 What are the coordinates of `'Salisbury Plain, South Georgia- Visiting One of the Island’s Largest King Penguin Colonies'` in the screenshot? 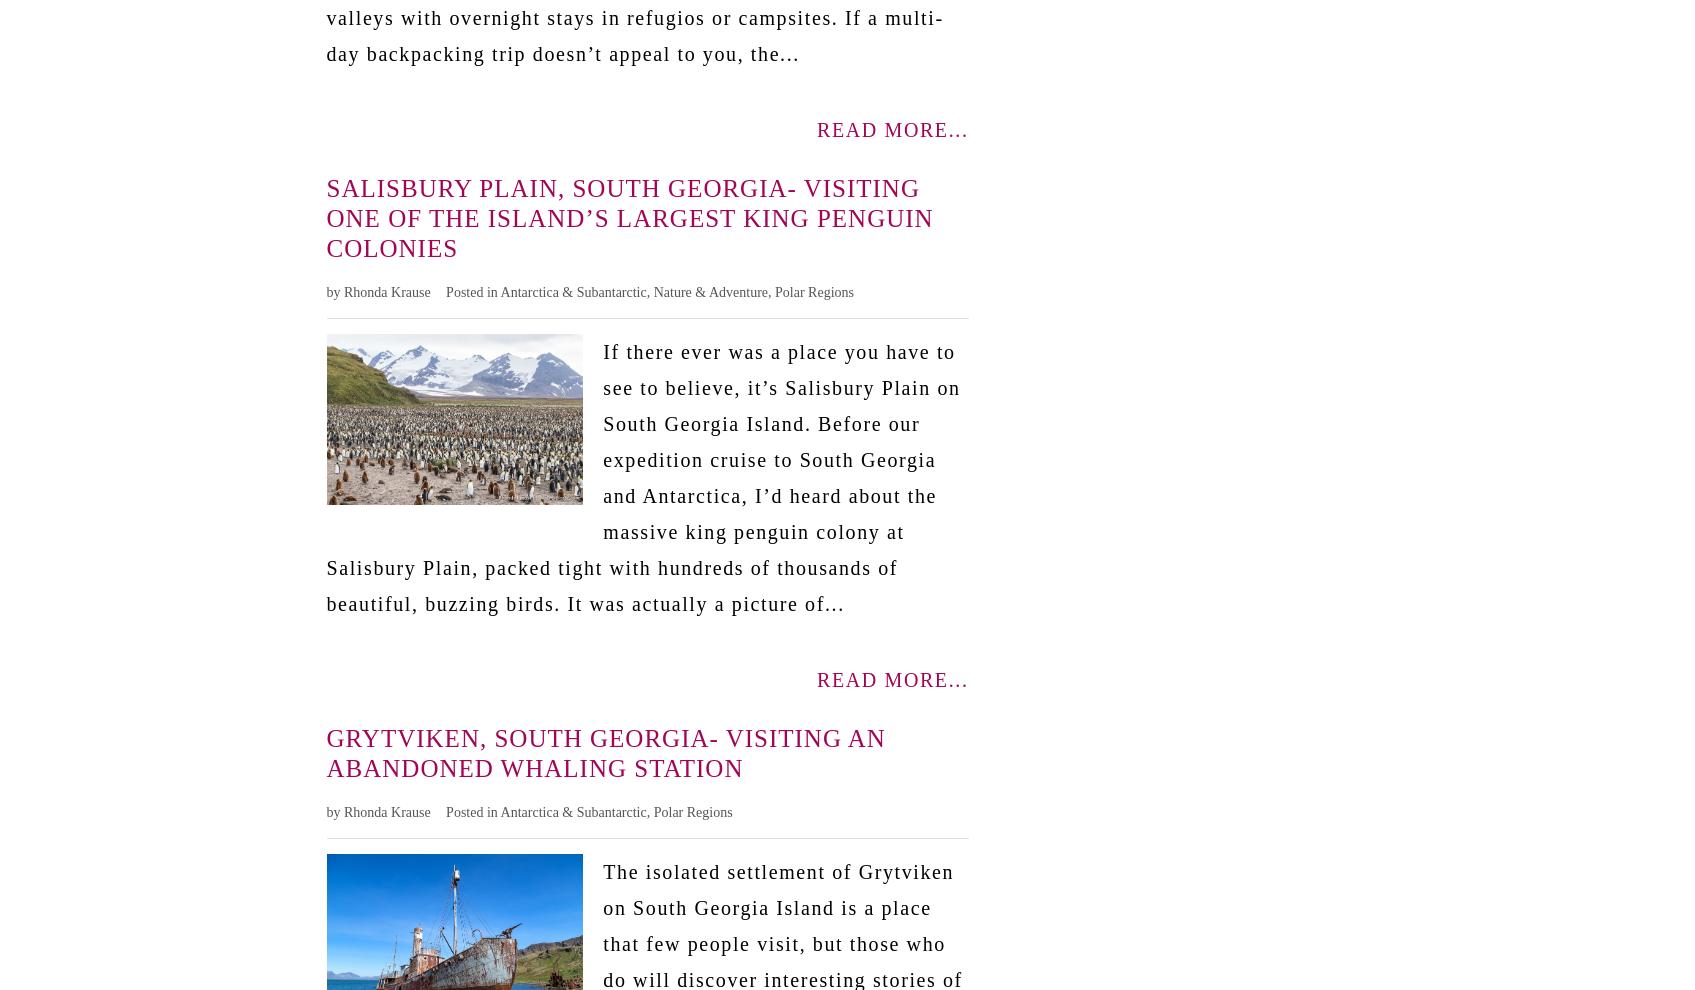 It's located at (628, 216).